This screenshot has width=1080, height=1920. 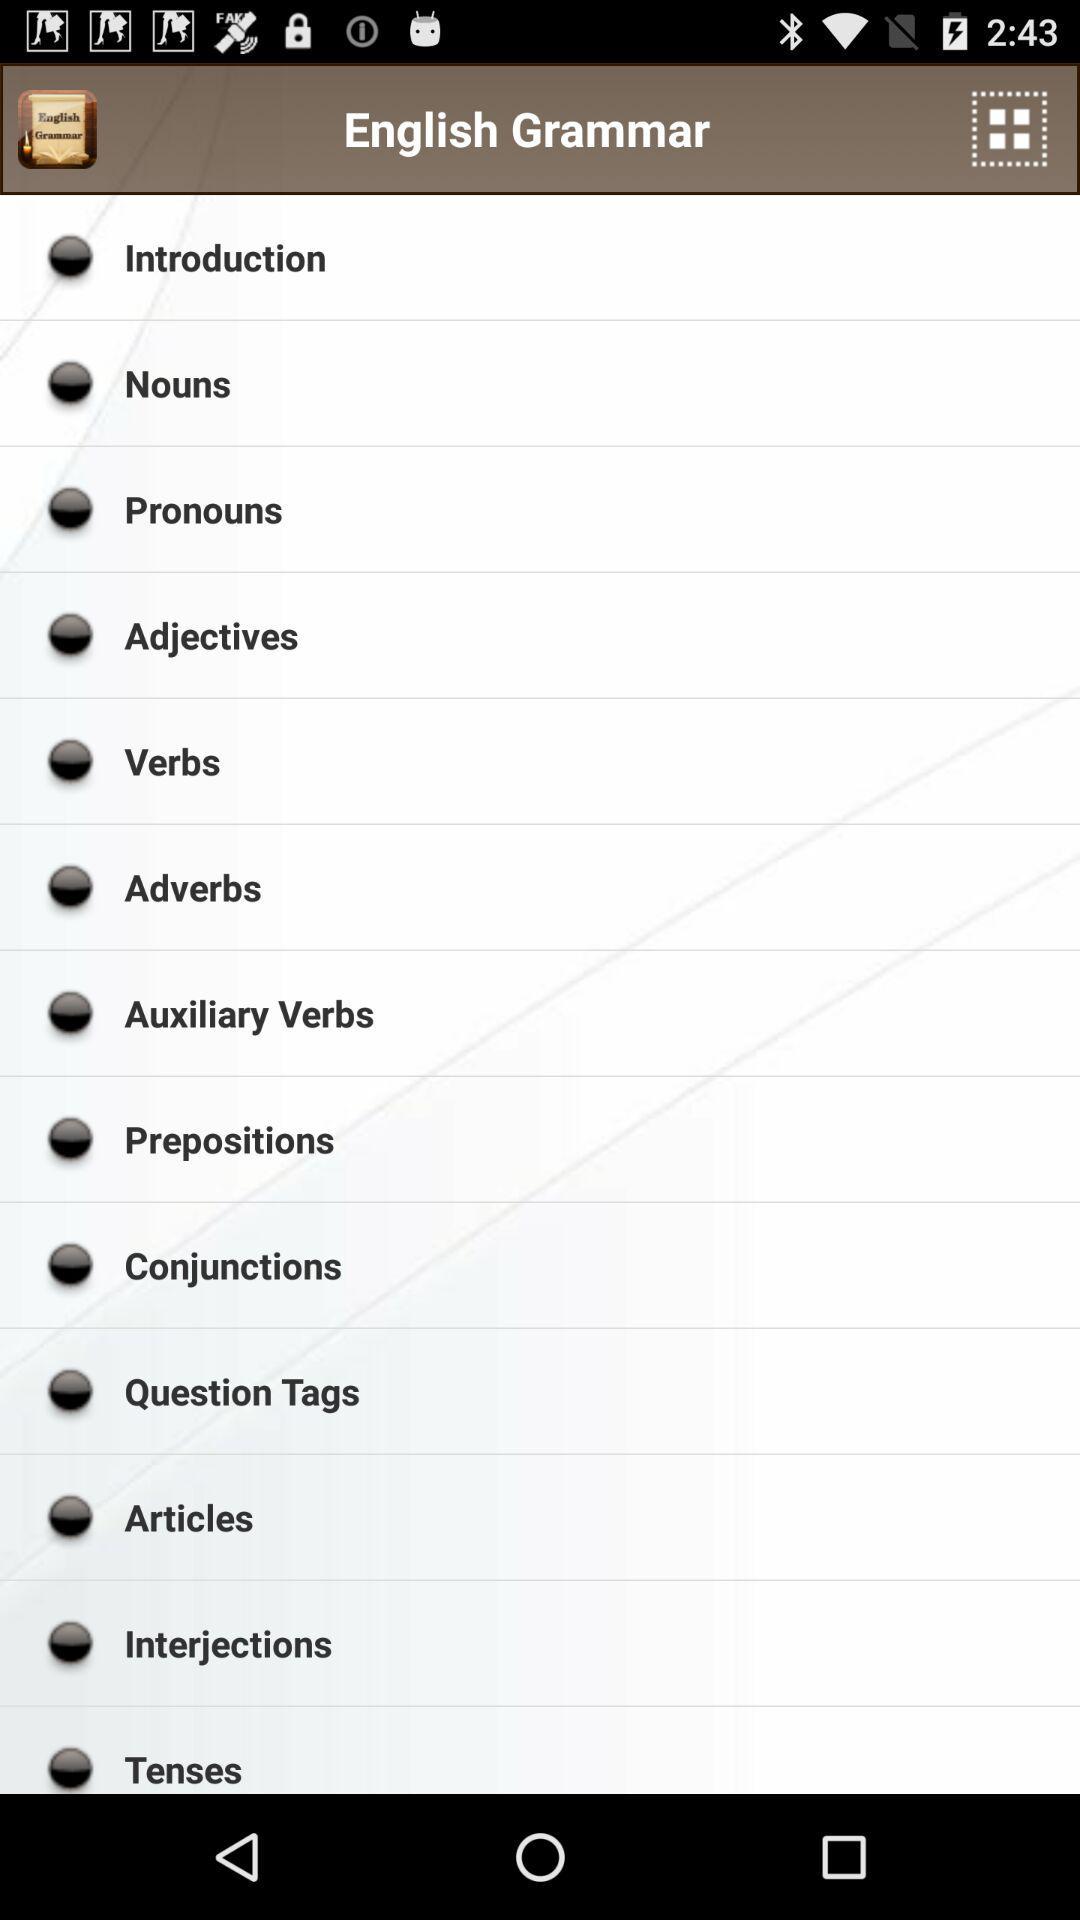 What do you see at coordinates (594, 1769) in the screenshot?
I see `the tenses icon` at bounding box center [594, 1769].